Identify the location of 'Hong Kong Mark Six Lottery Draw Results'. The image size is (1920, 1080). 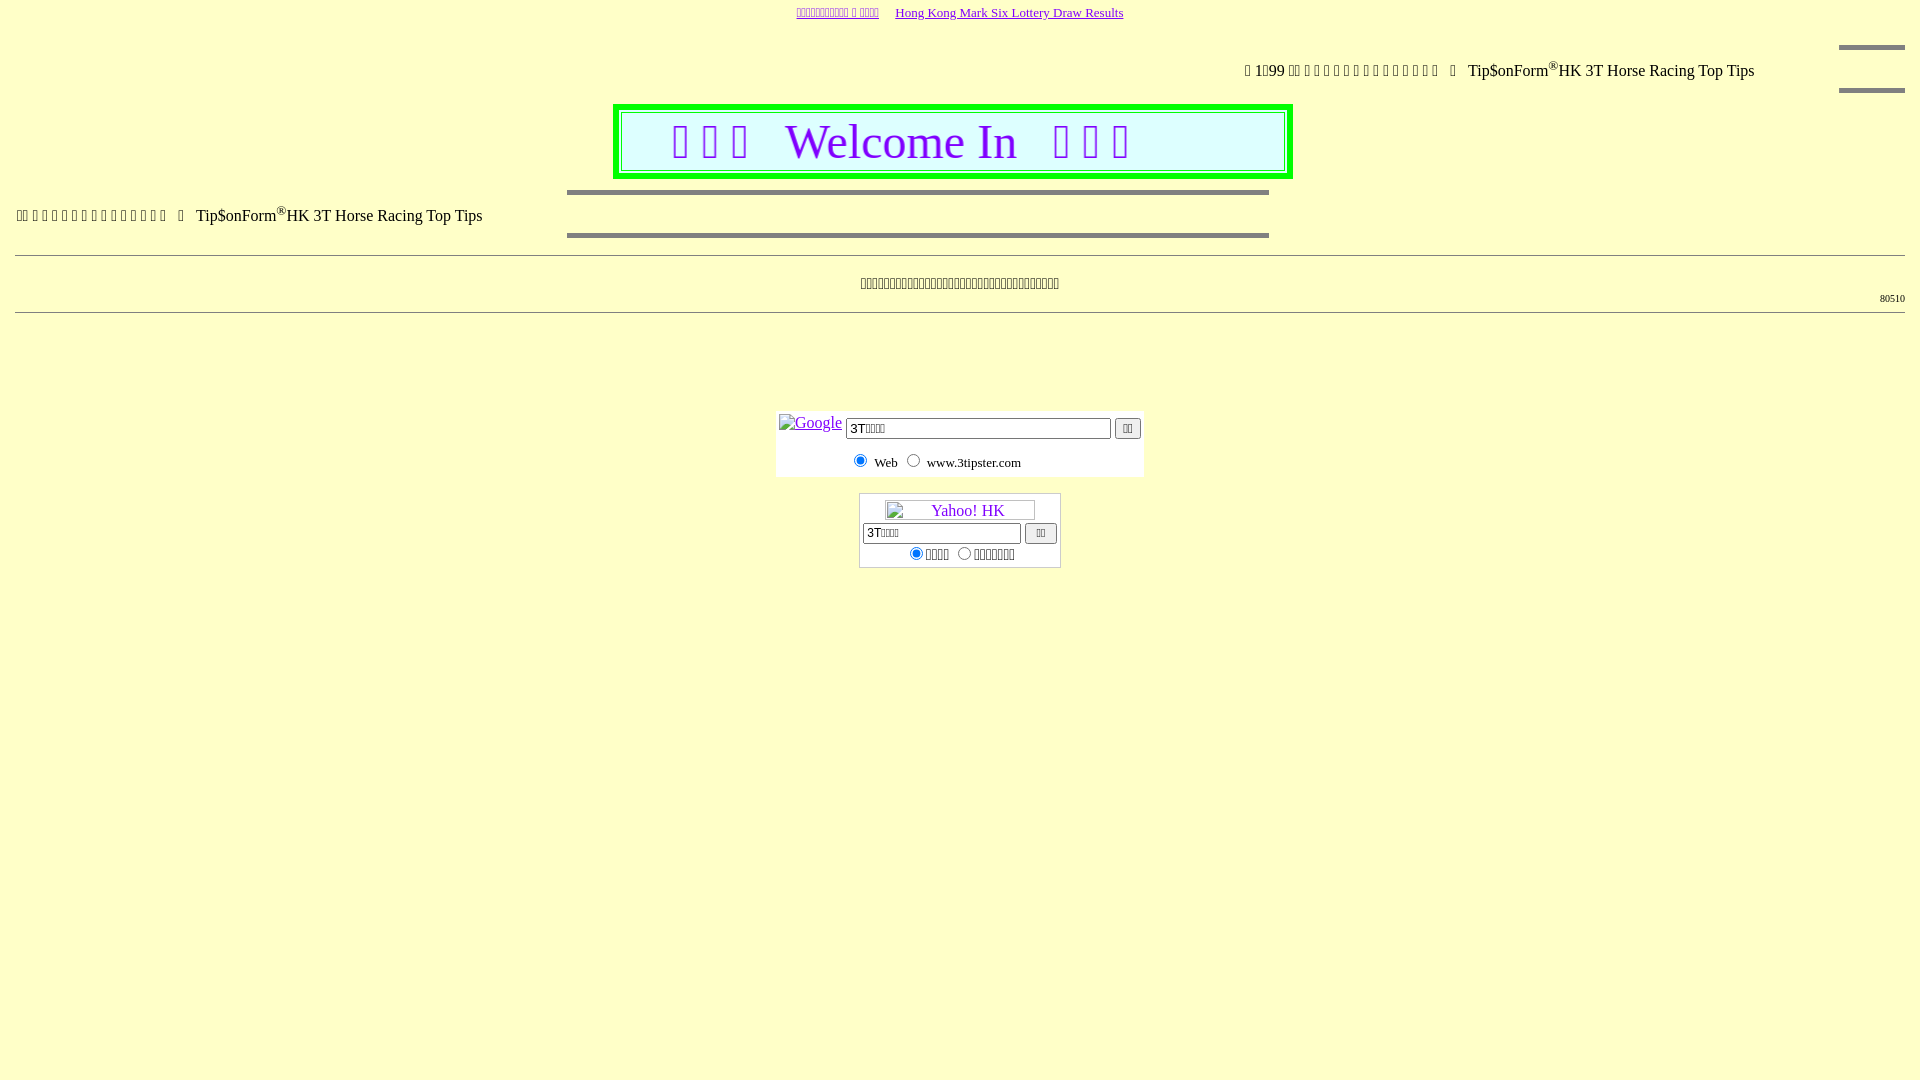
(1008, 12).